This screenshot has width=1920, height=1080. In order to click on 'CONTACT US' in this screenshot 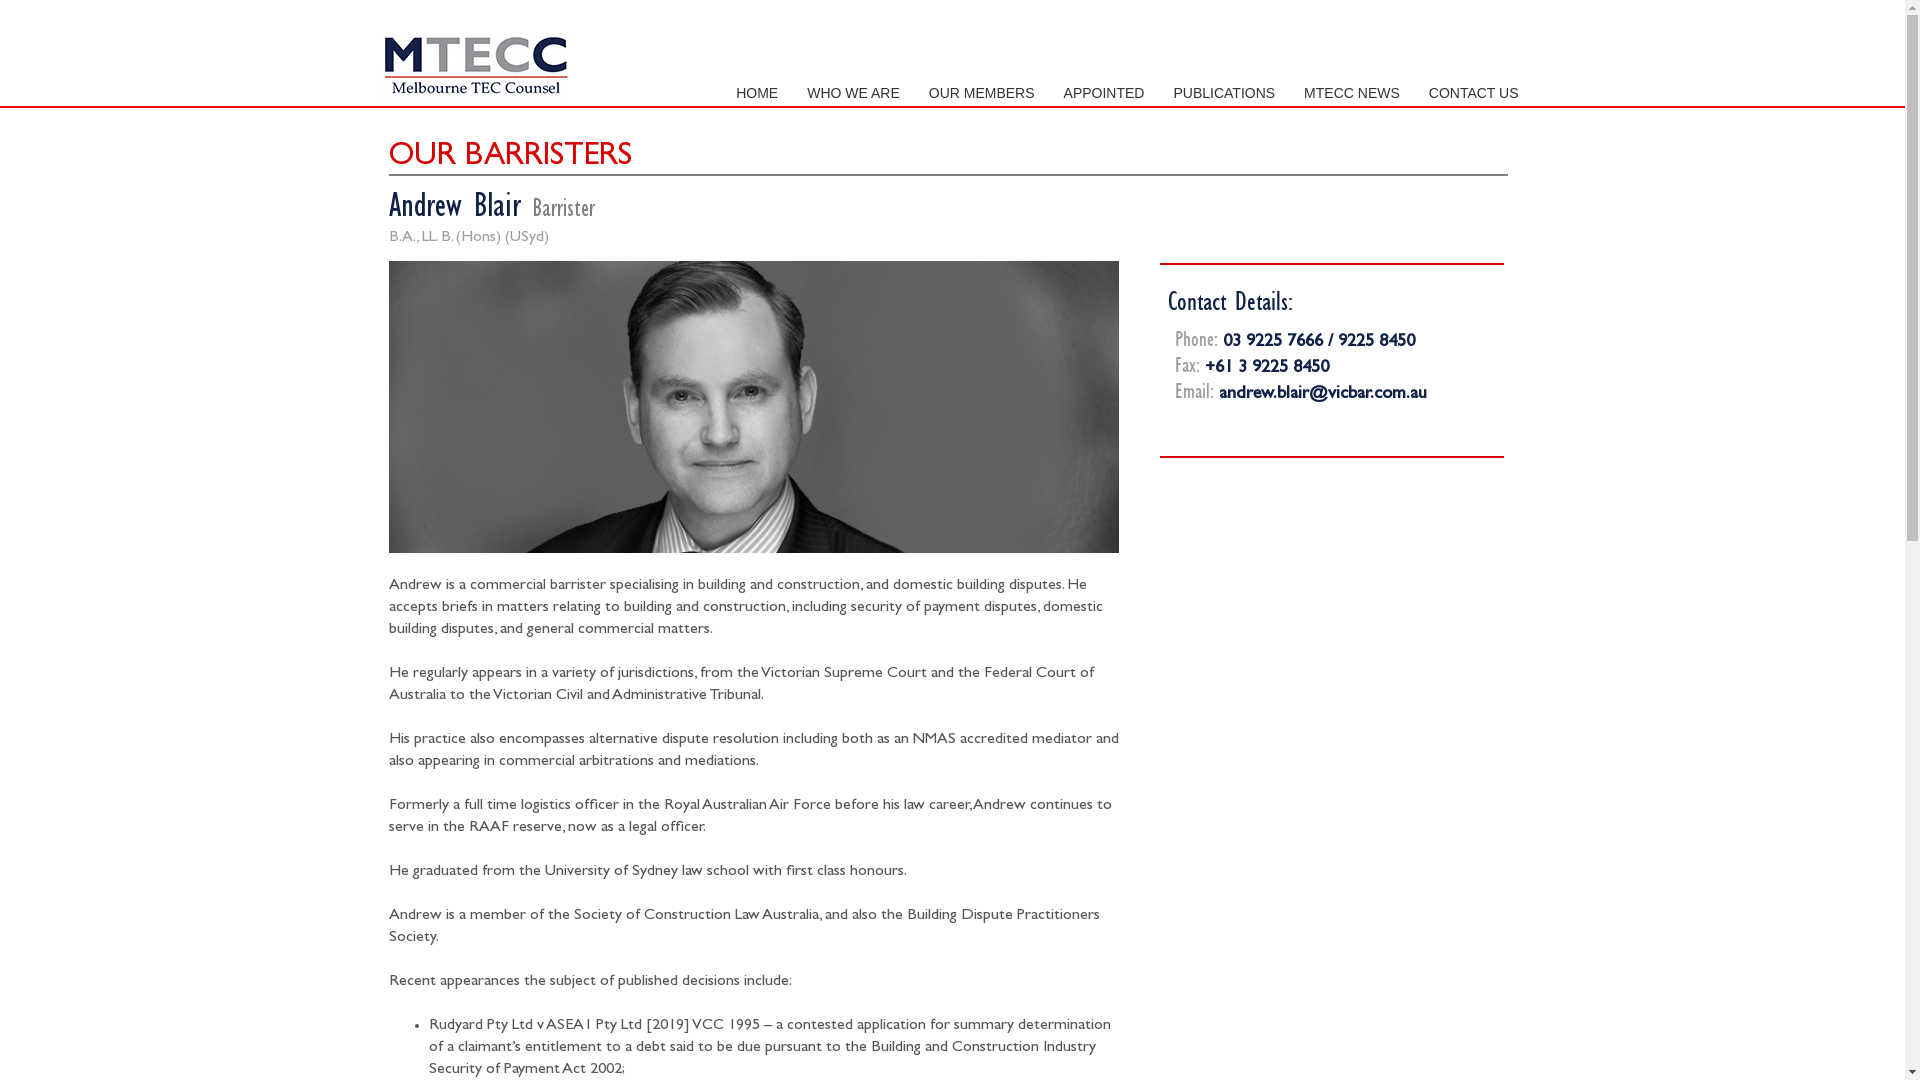, I will do `click(1473, 92)`.